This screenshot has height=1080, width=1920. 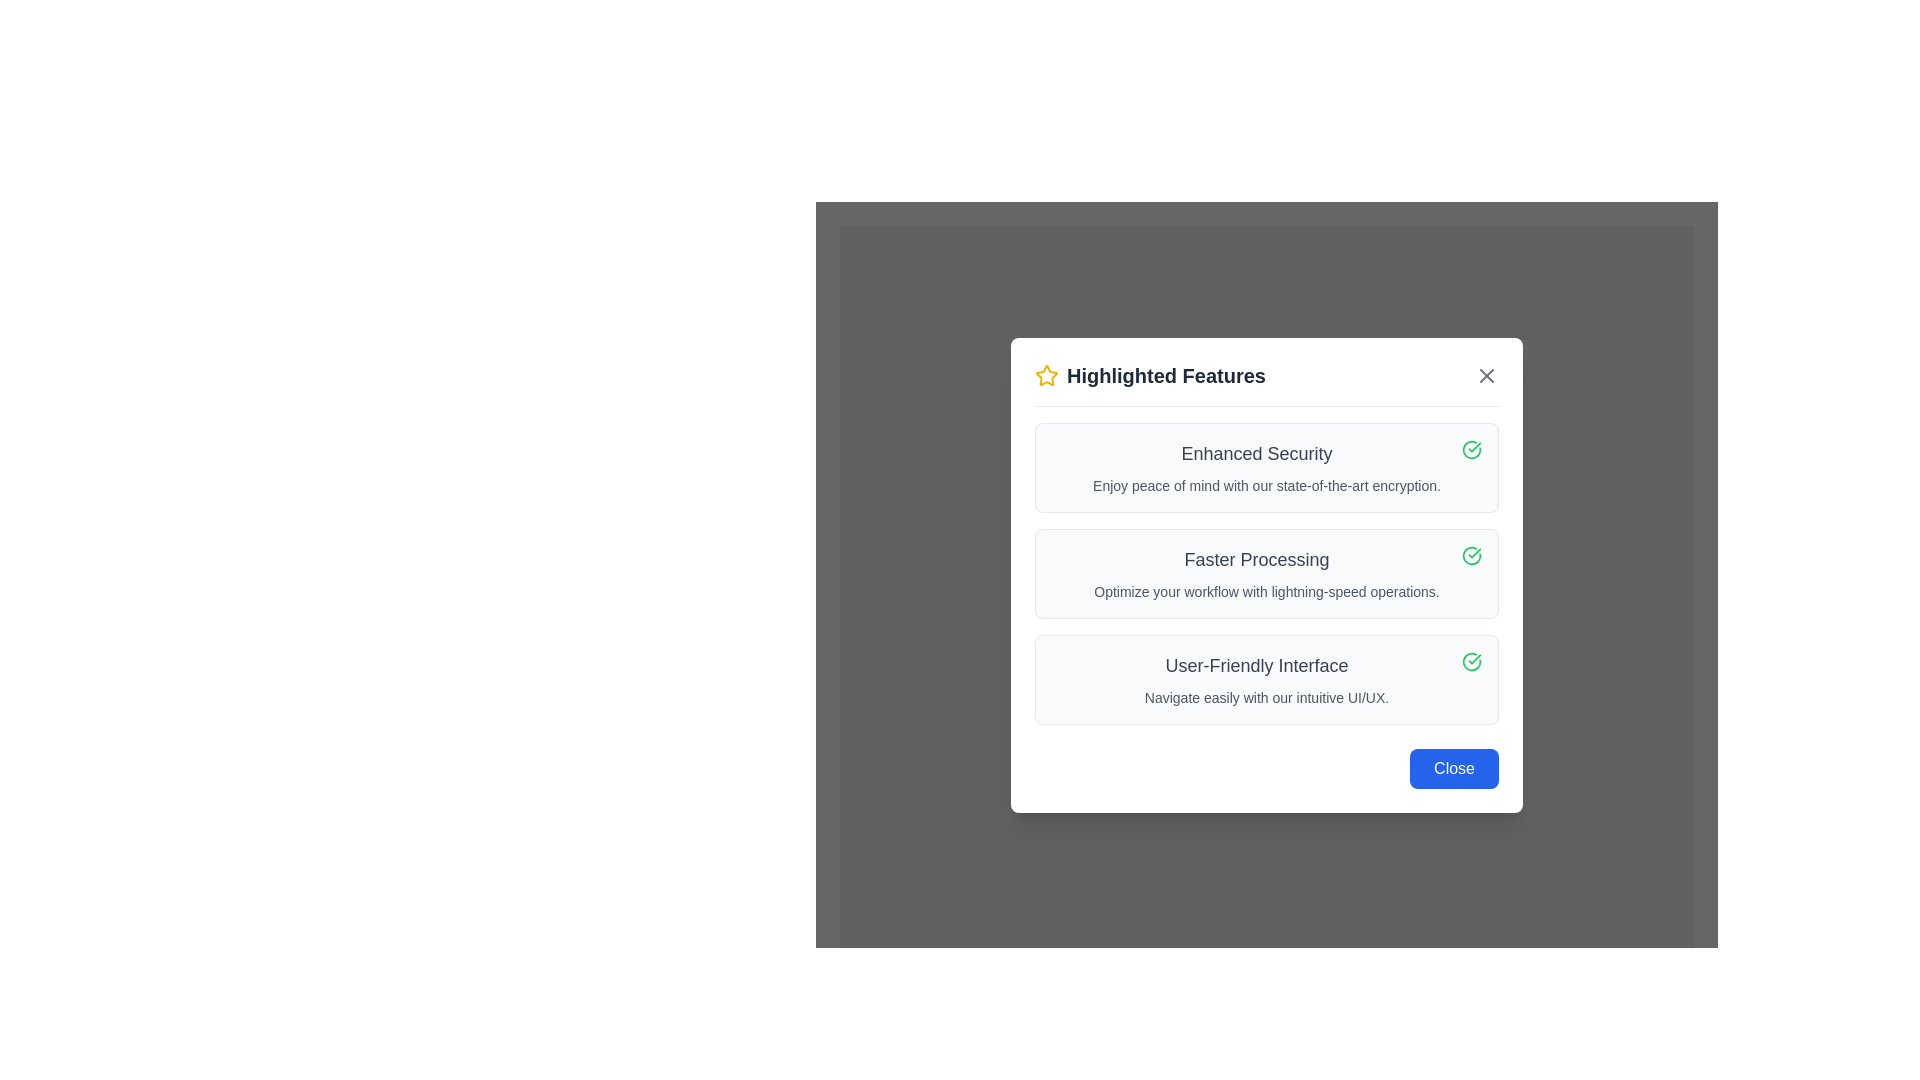 What do you see at coordinates (1472, 447) in the screenshot?
I see `the visual indicator icon for the 'Enhanced Security' feature located at the top-right corner of the card` at bounding box center [1472, 447].